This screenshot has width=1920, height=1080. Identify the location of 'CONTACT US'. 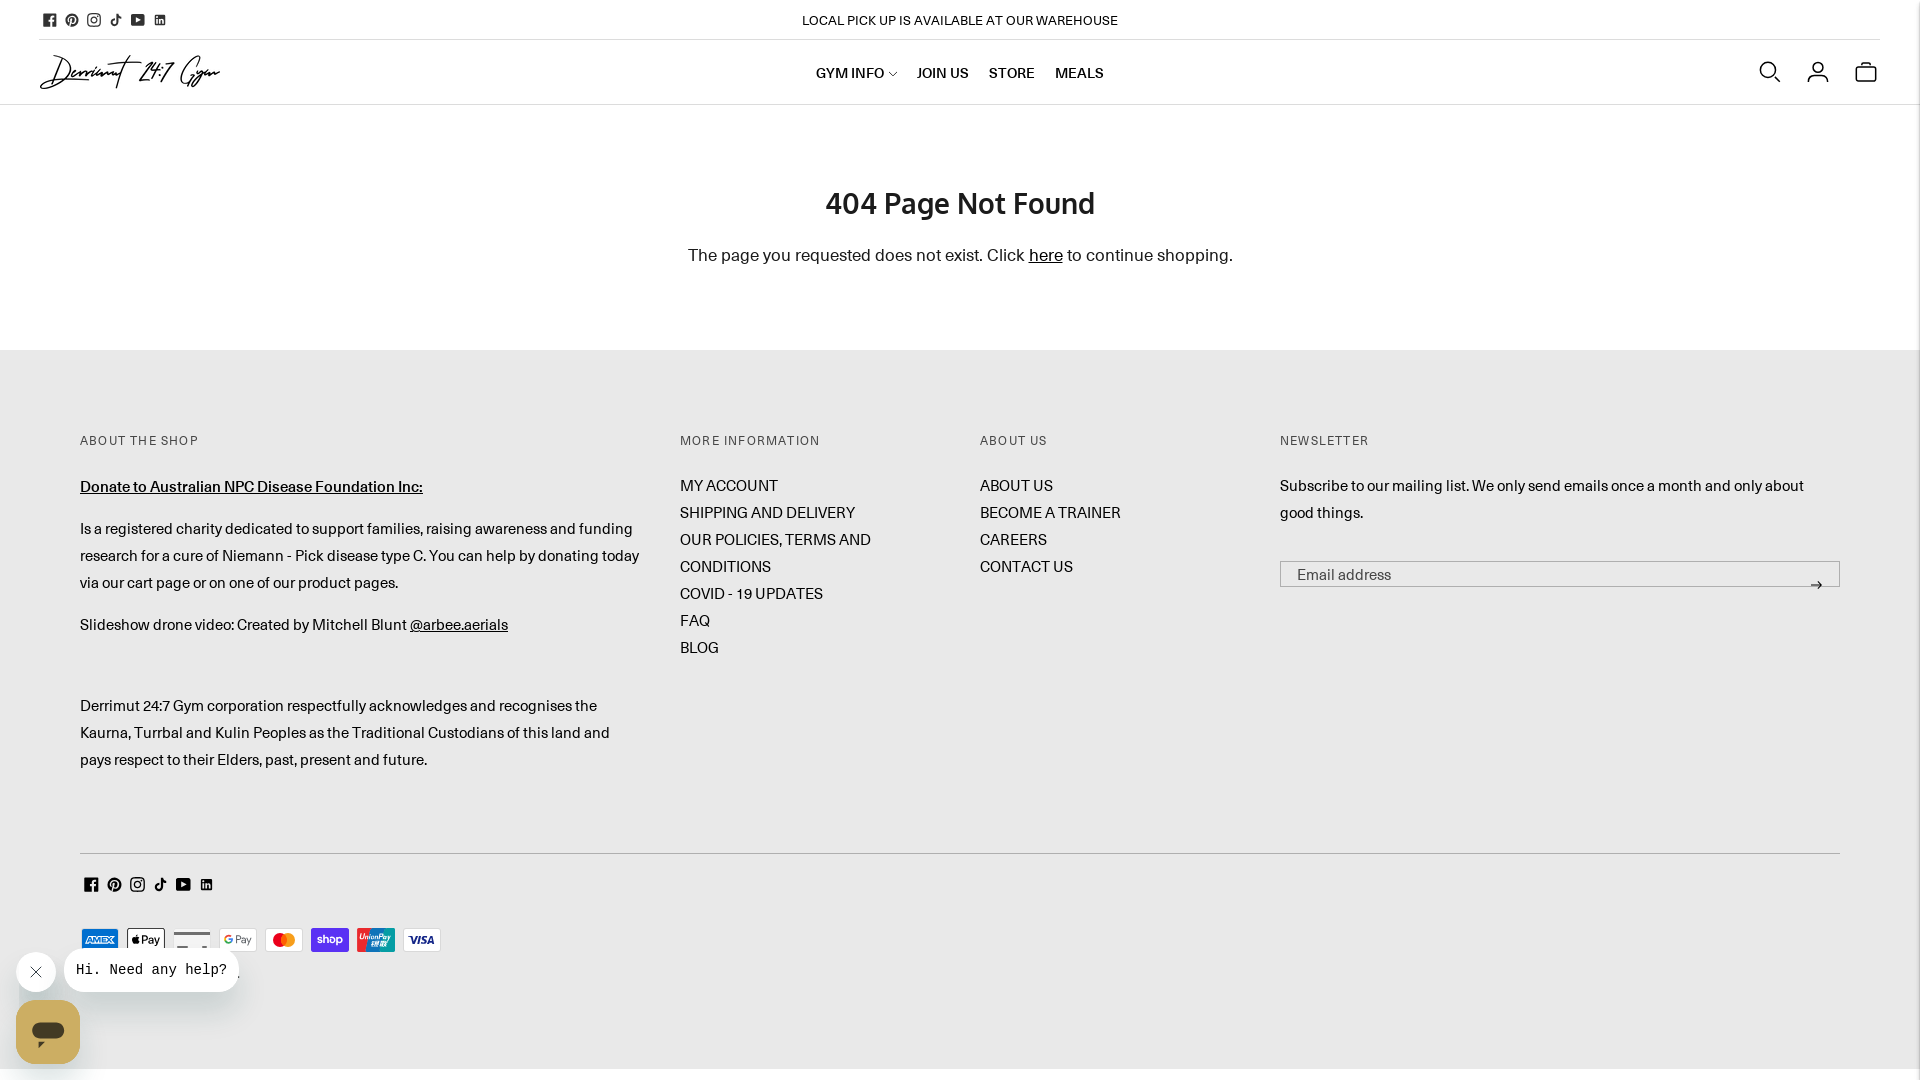
(1026, 566).